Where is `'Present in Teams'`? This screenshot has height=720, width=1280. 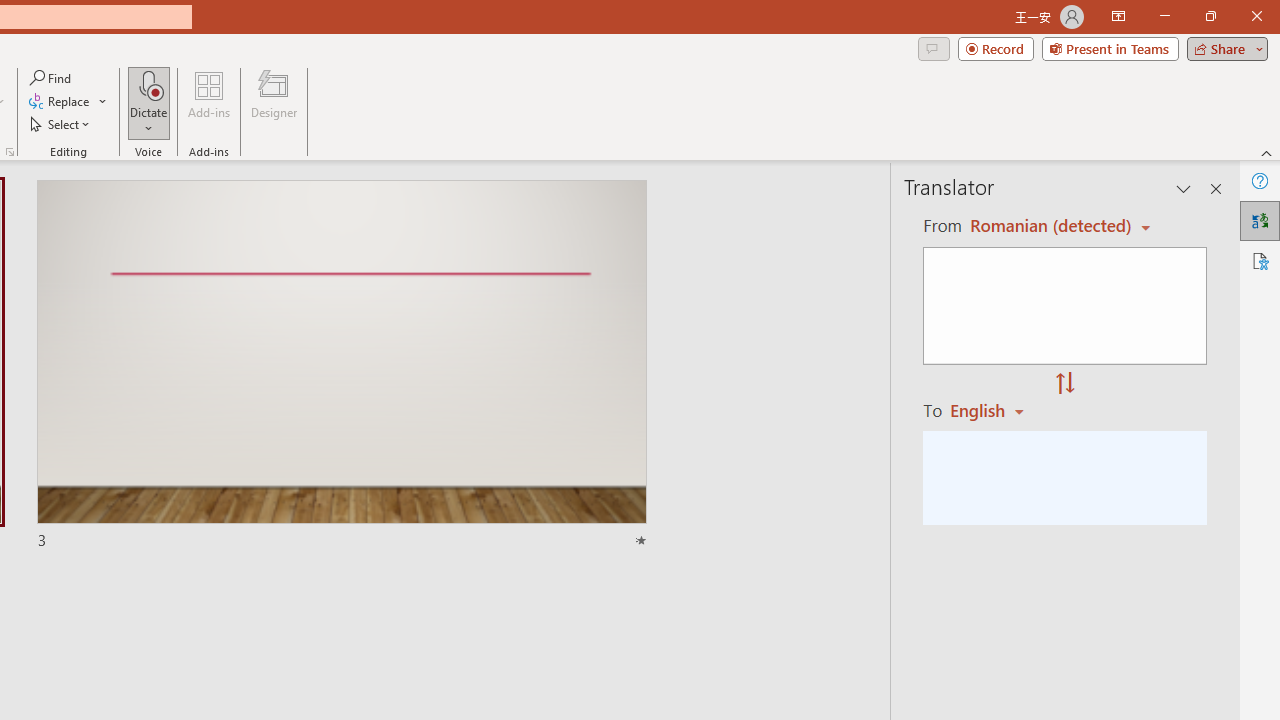 'Present in Teams' is located at coordinates (1109, 47).